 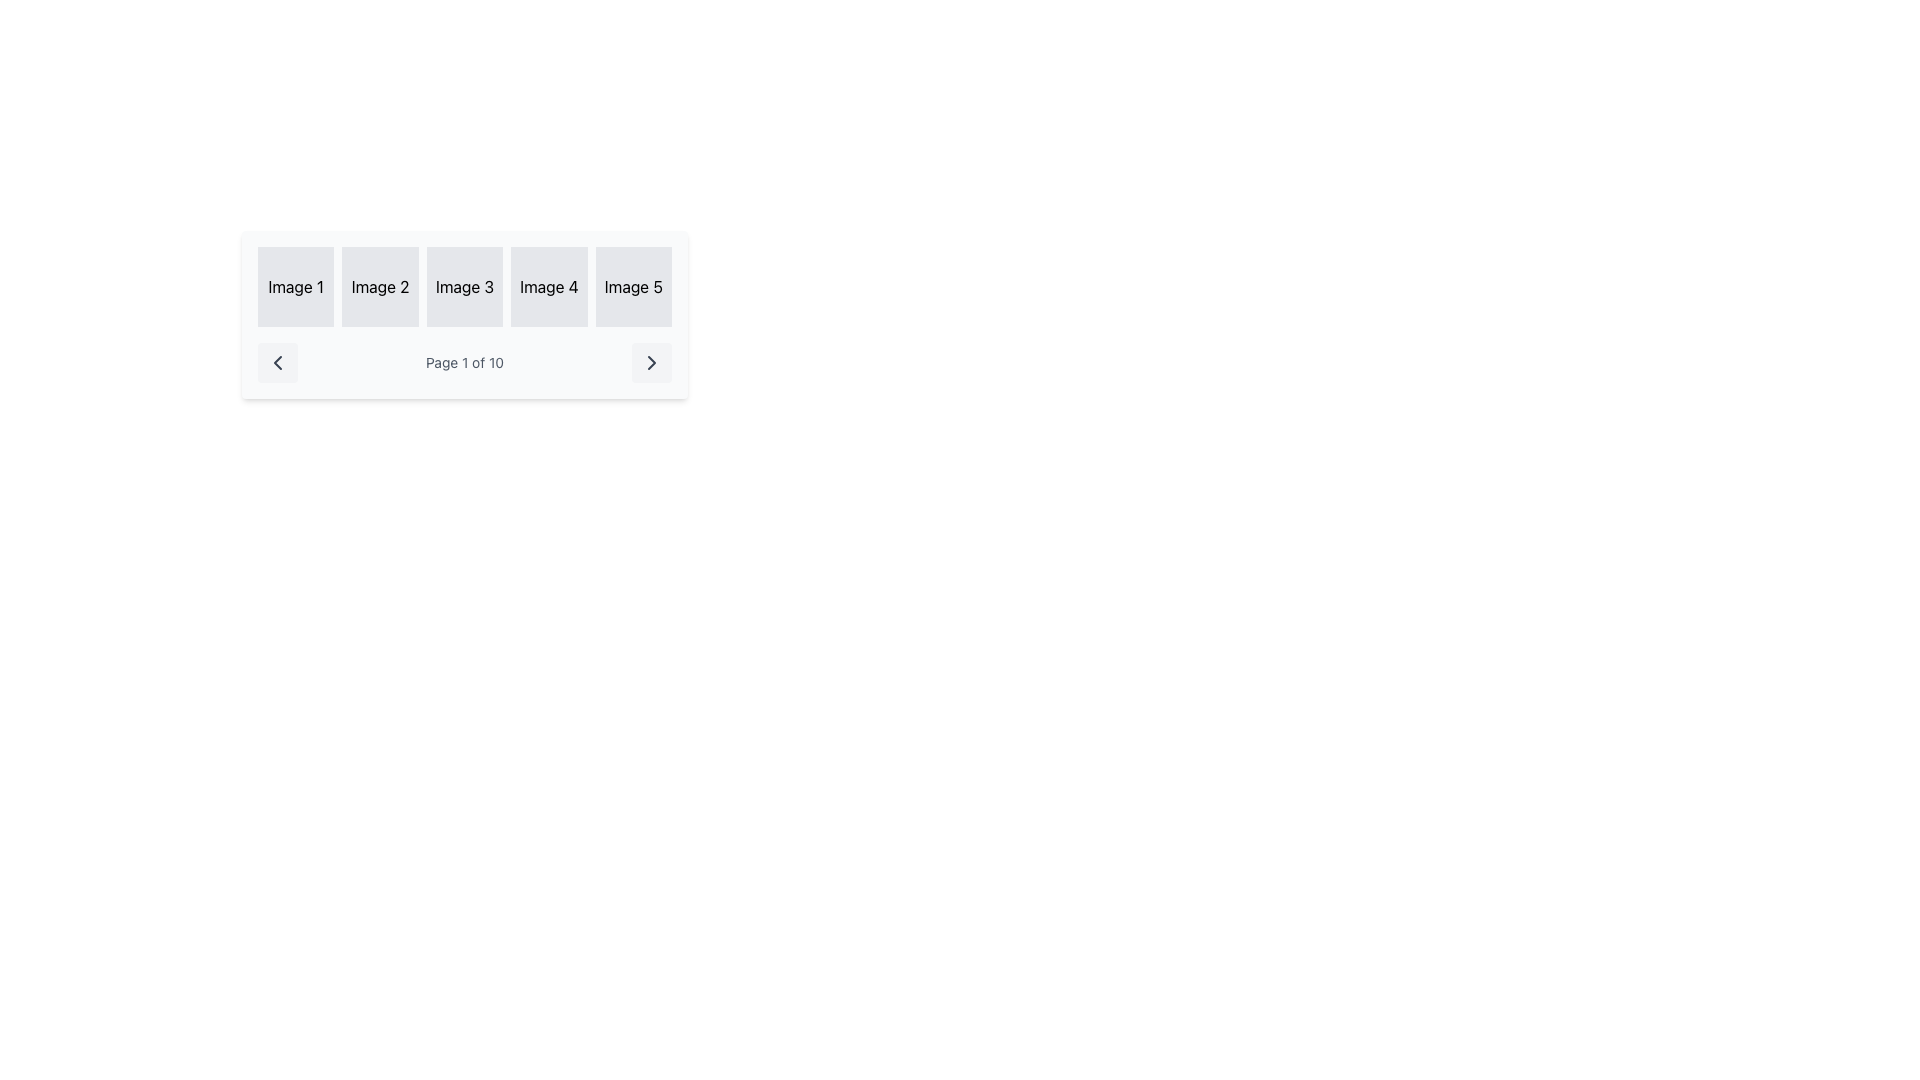 I want to click on the small square button with a rounded background and a right-facing chevron icon, so click(x=652, y=362).